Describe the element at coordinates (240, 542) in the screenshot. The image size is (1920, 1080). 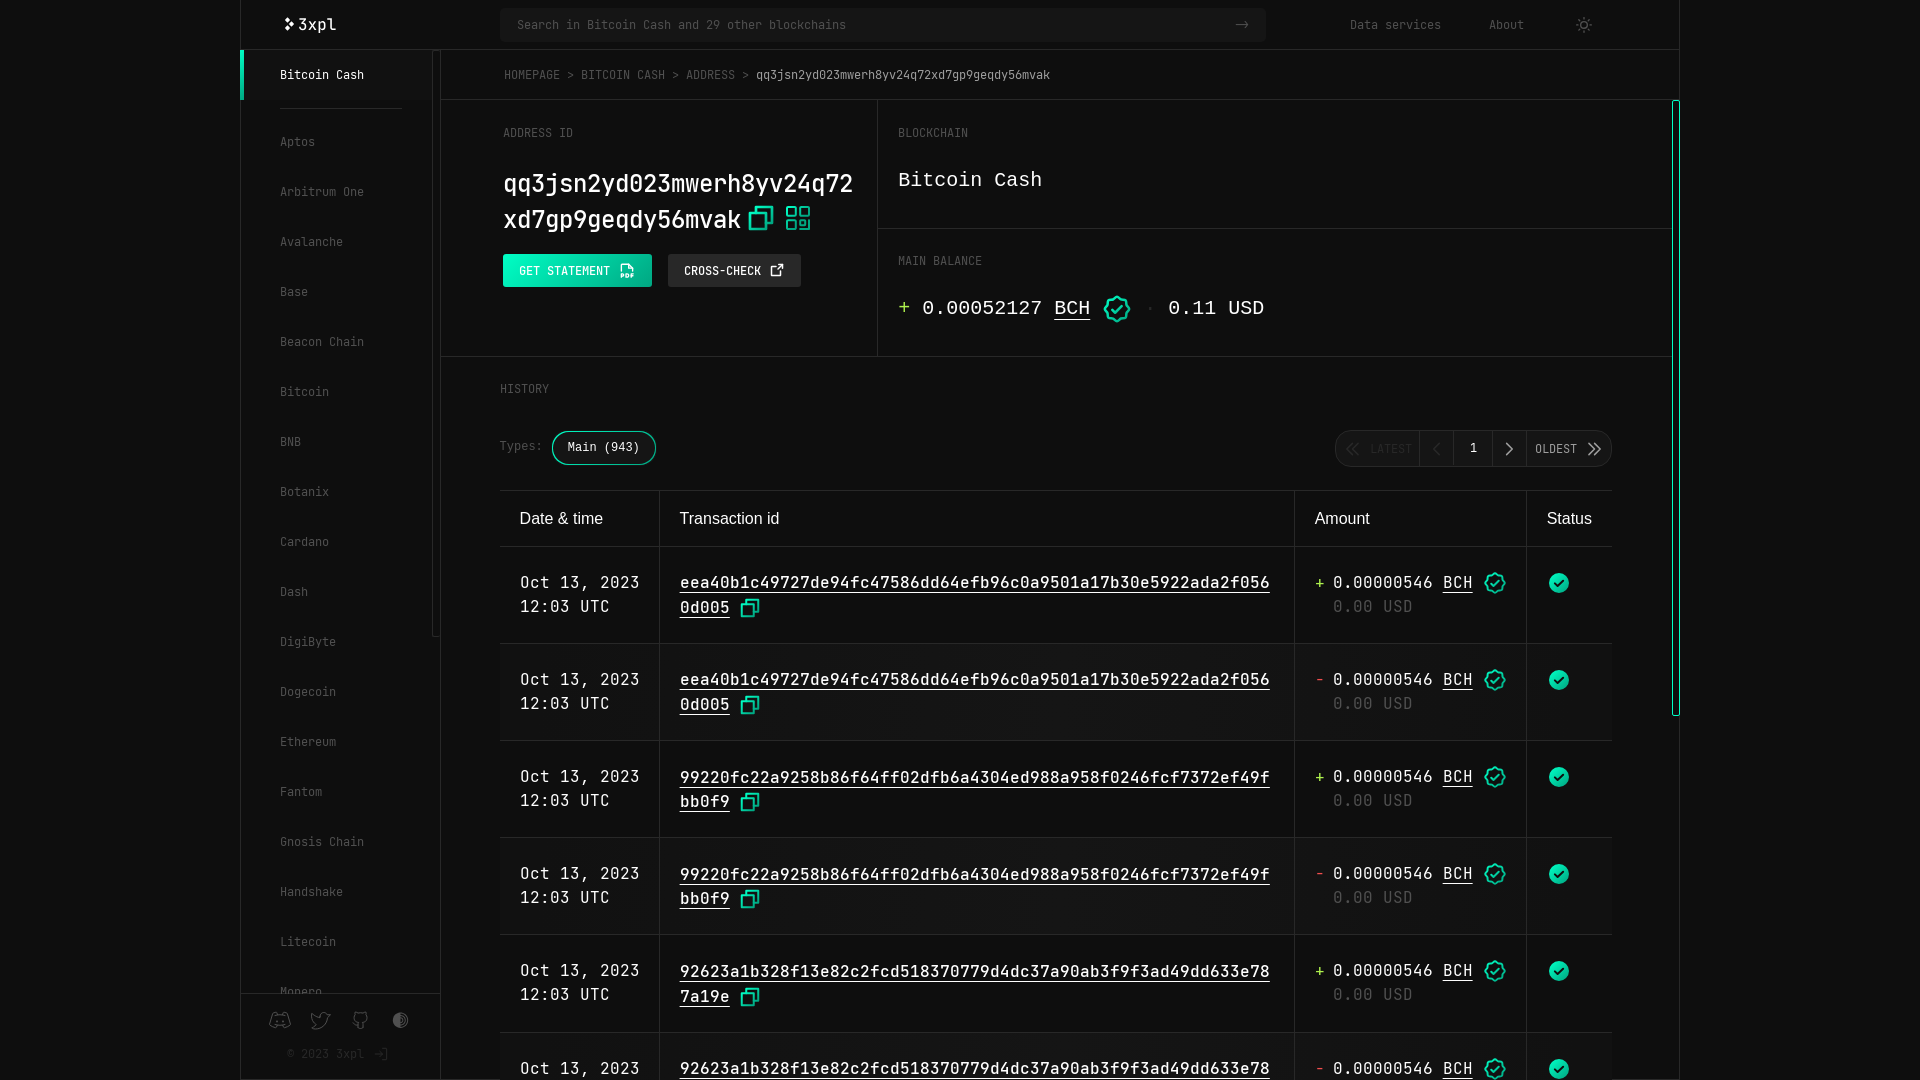
I see `'Cardano'` at that location.